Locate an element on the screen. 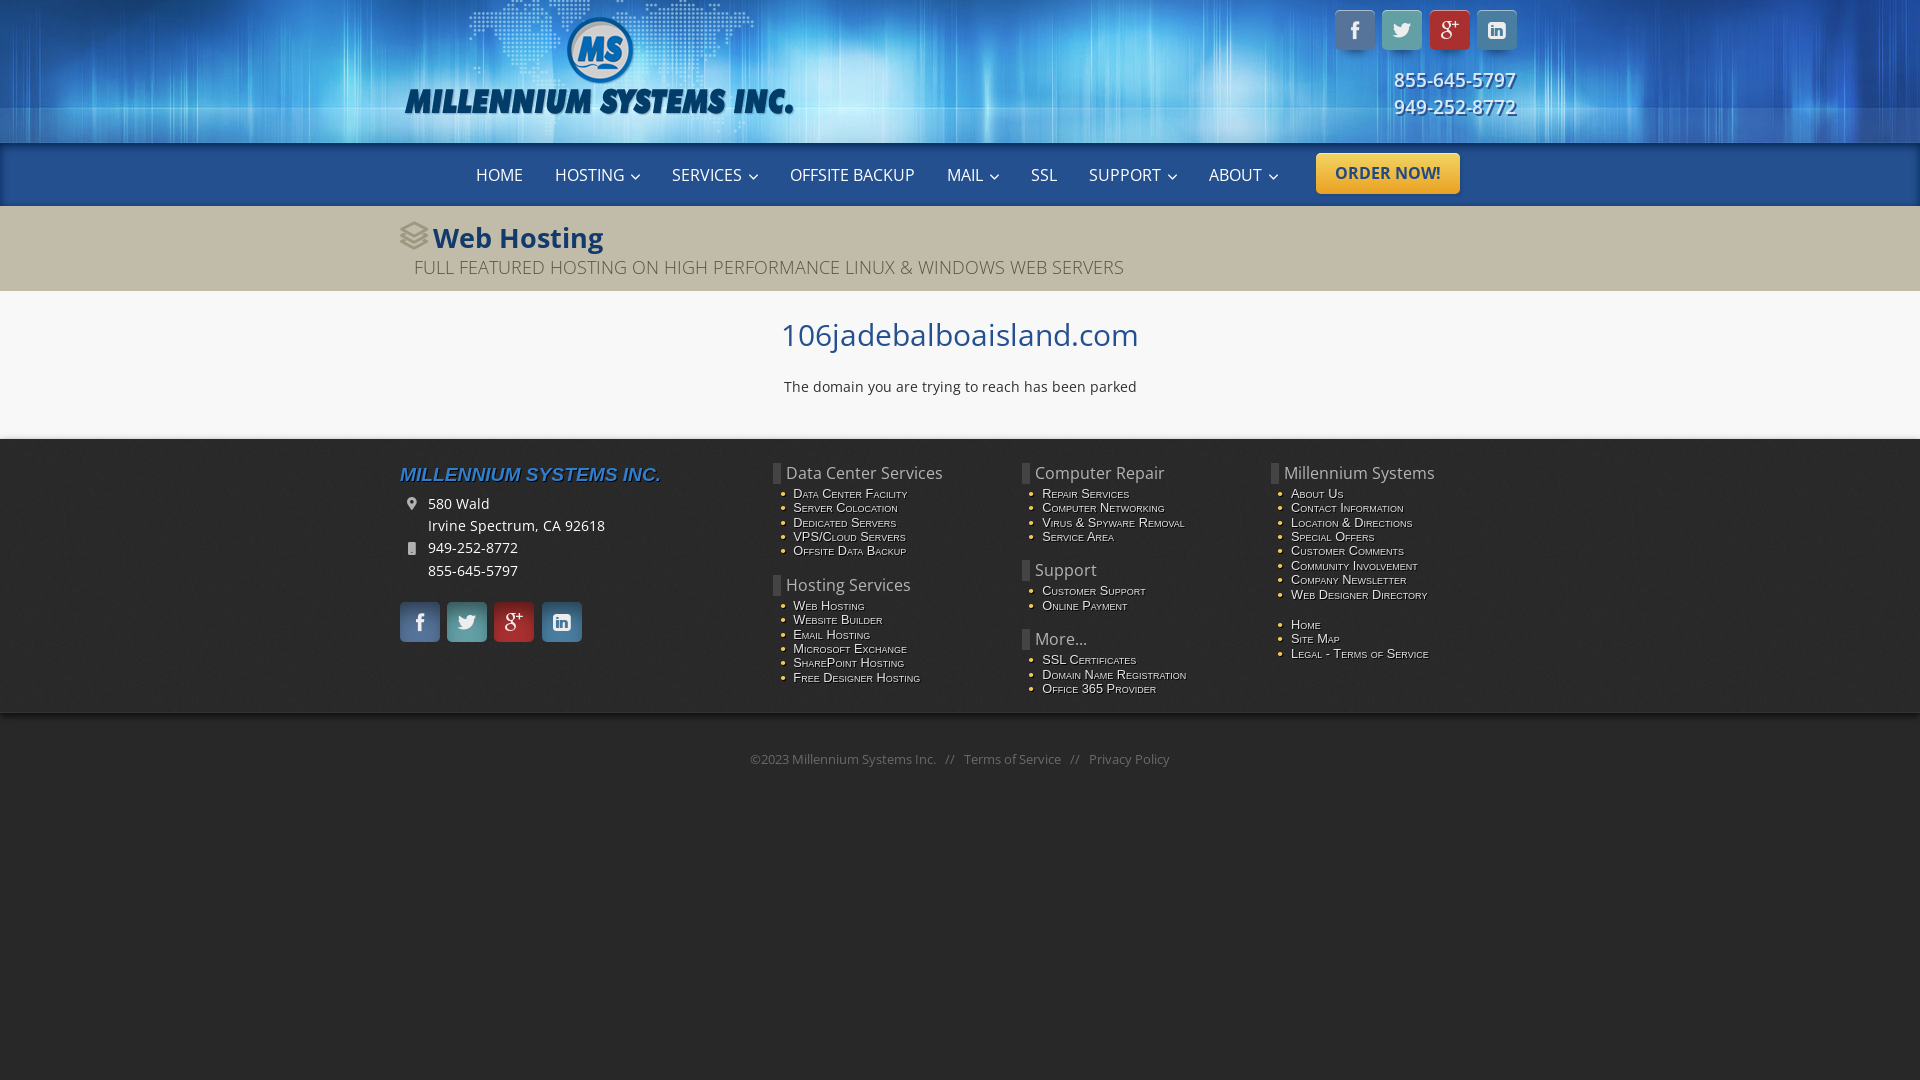 The height and width of the screenshot is (1080, 1920). 'Office 365 Provider' is located at coordinates (1040, 687).